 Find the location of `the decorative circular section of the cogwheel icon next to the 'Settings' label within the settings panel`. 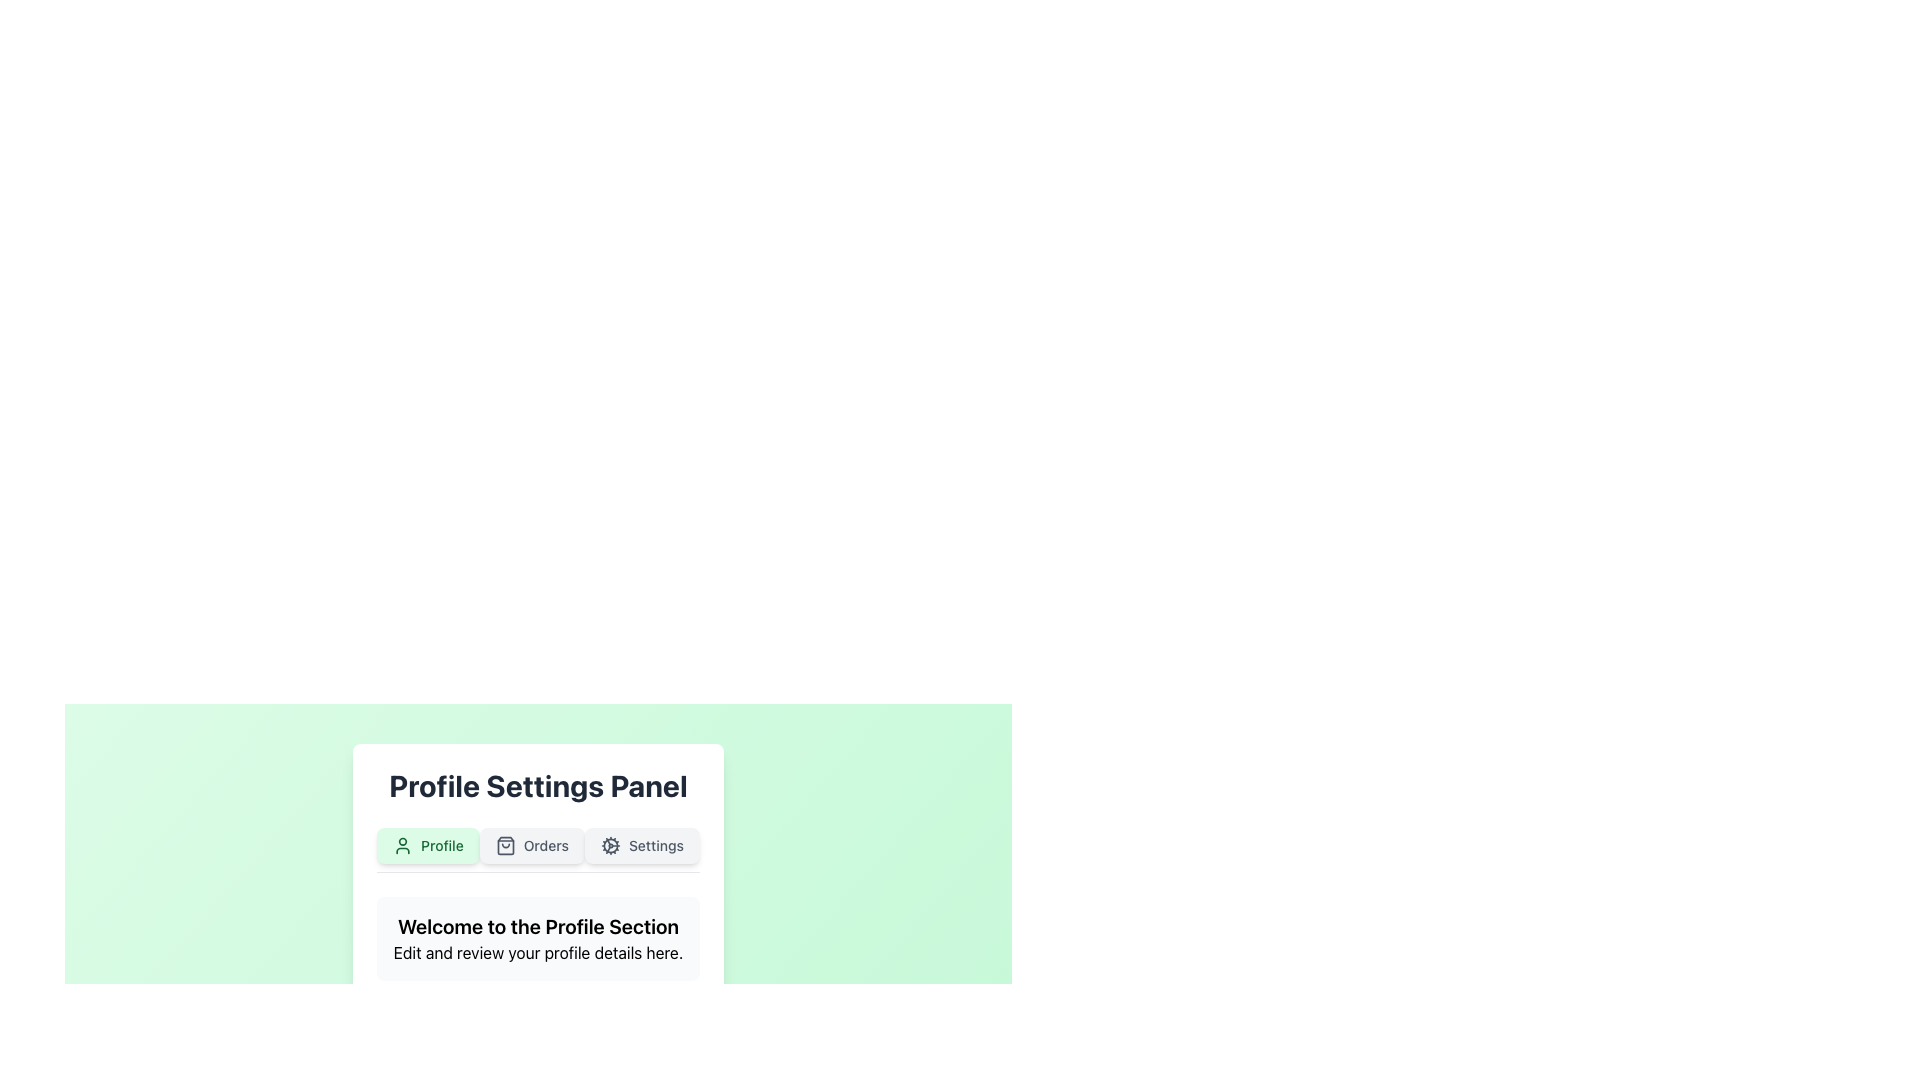

the decorative circular section of the cogwheel icon next to the 'Settings' label within the settings panel is located at coordinates (609, 845).